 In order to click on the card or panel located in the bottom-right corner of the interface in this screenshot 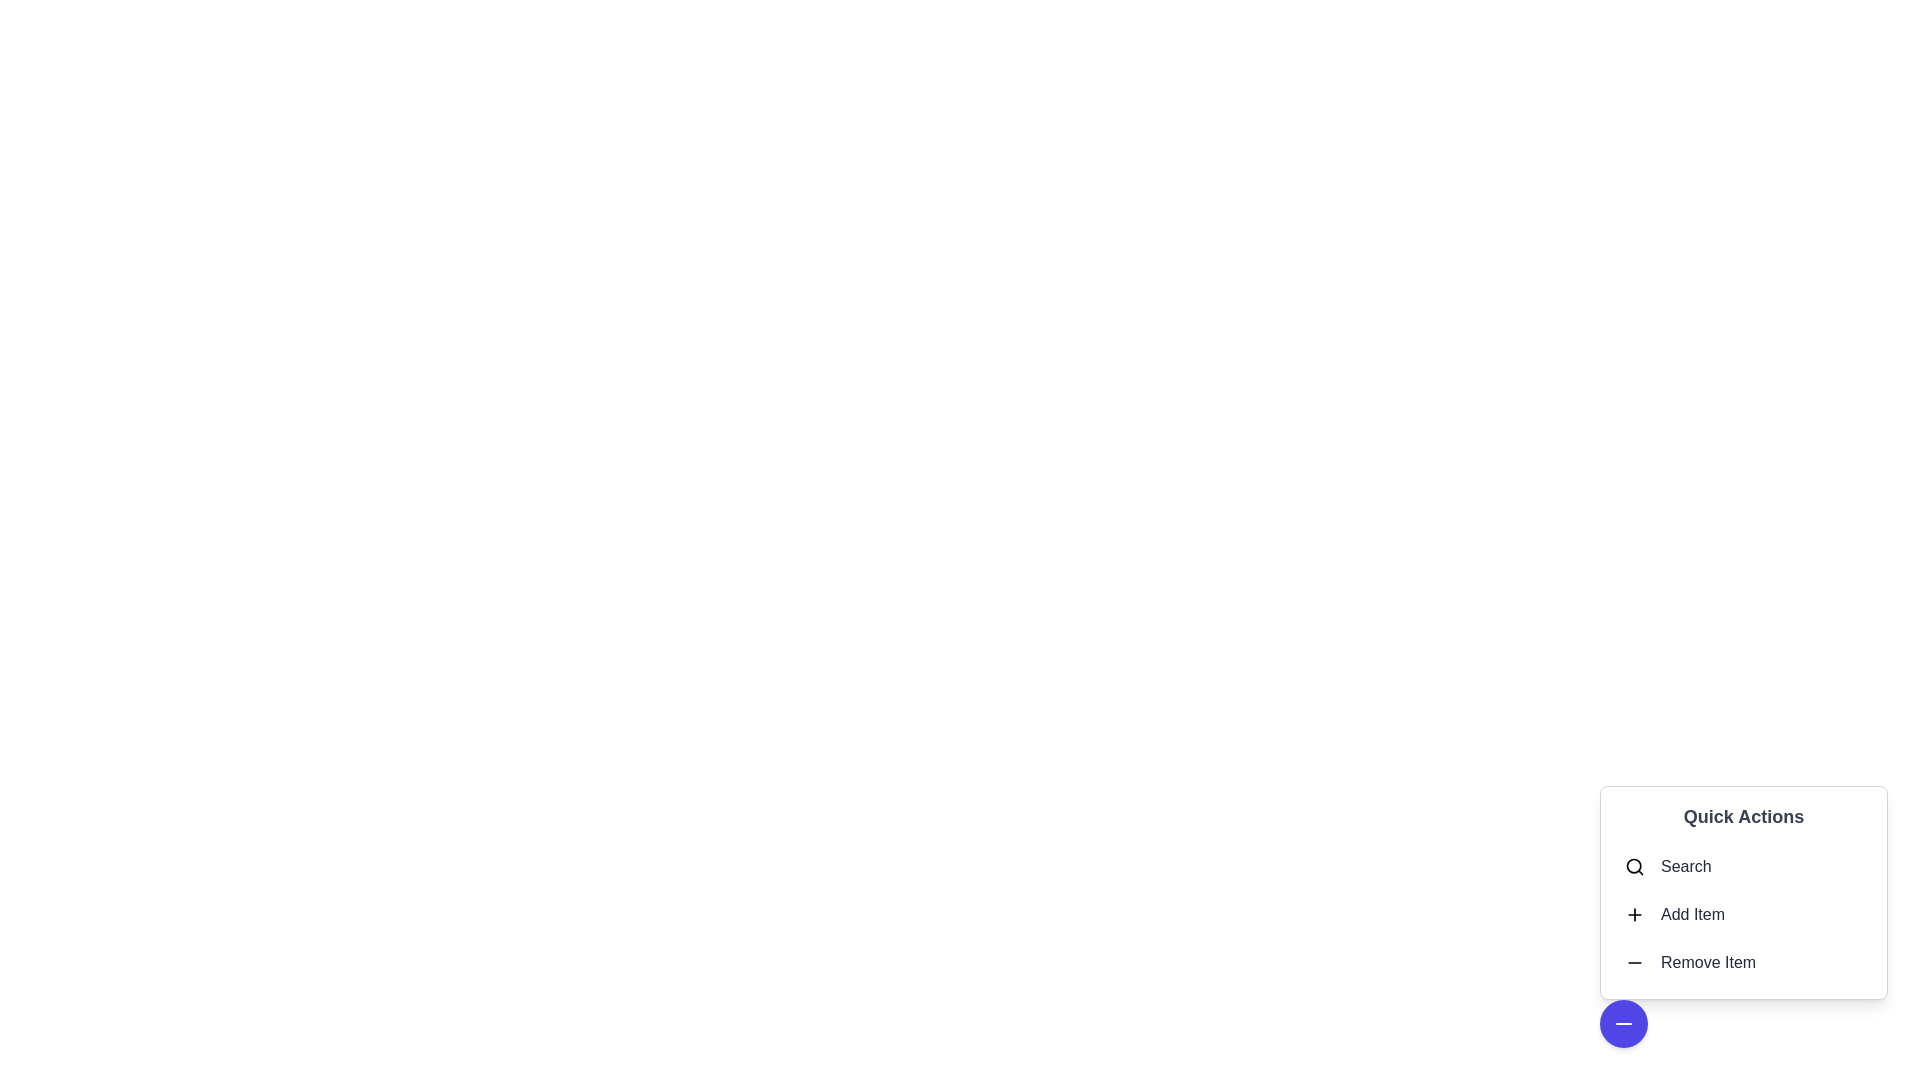, I will do `click(1742, 892)`.